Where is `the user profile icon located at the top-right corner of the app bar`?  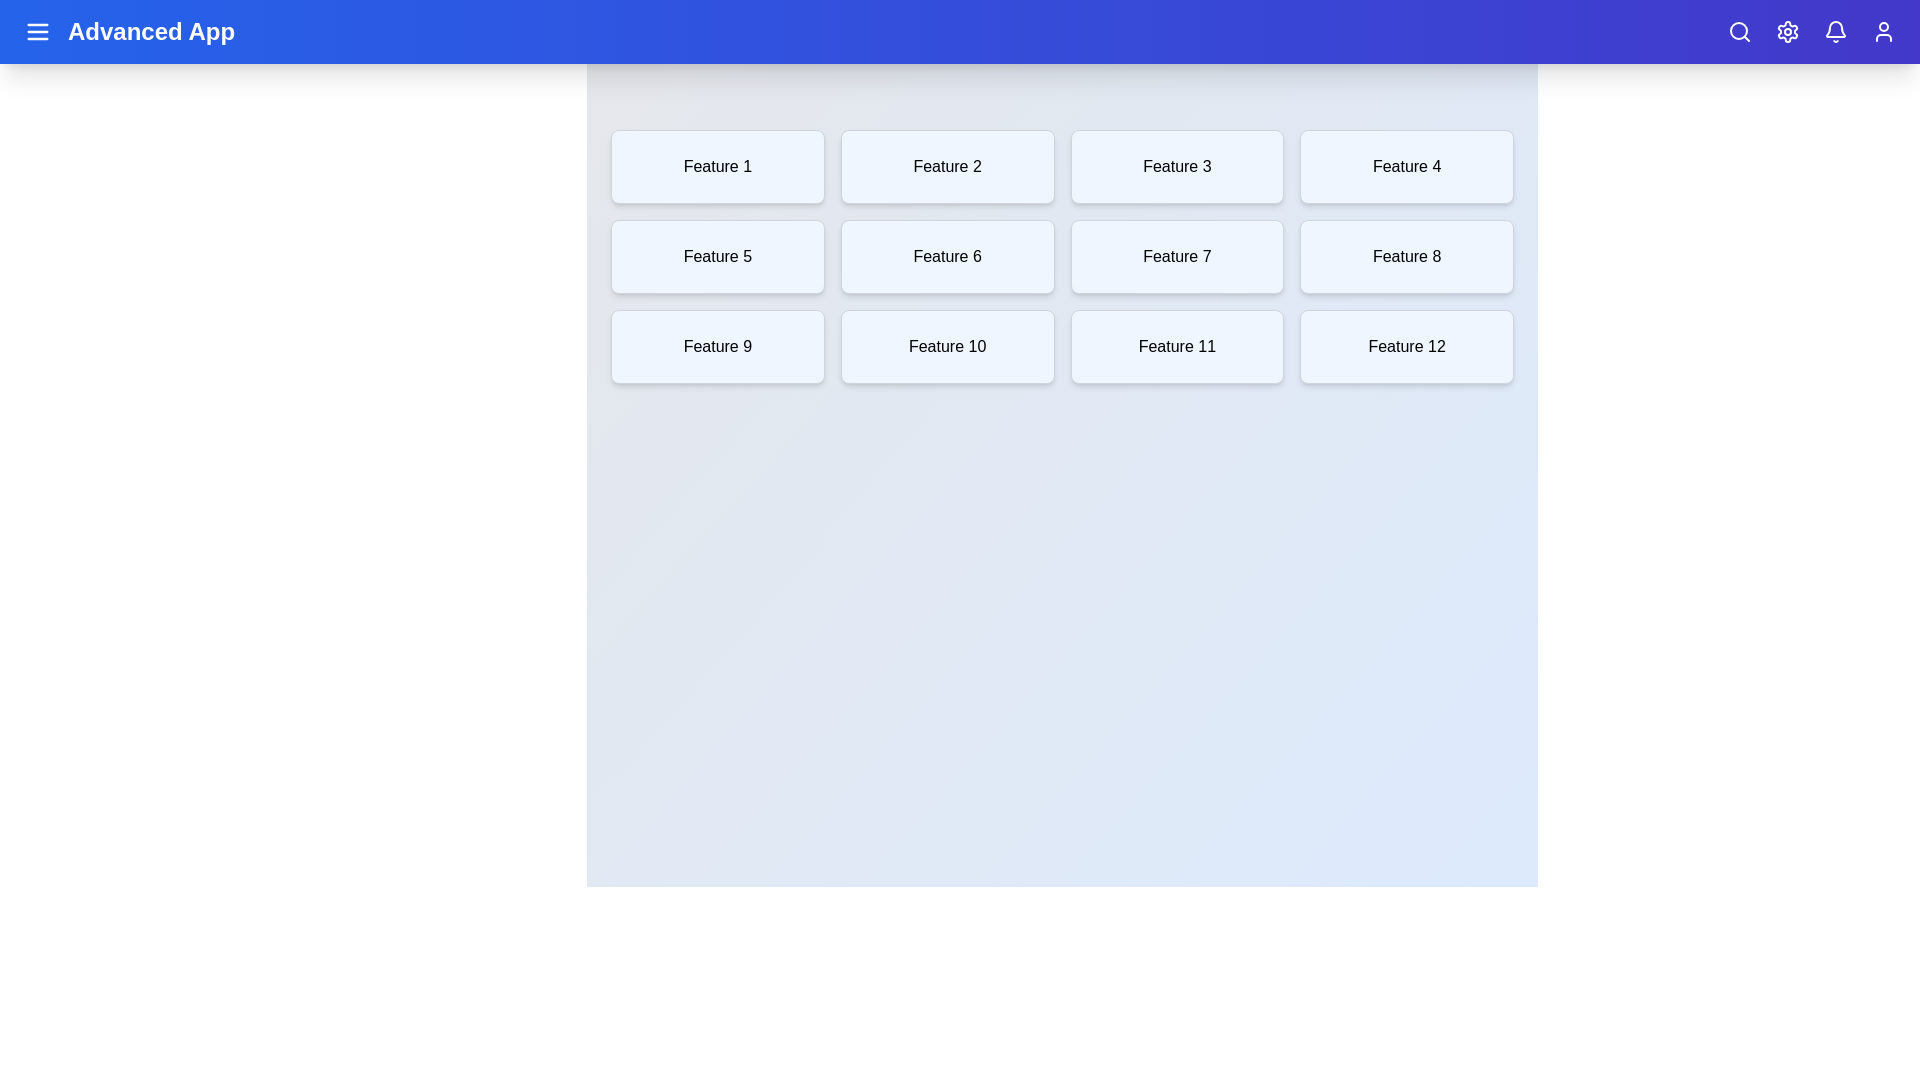
the user profile icon located at the top-right corner of the app bar is located at coordinates (1882, 31).